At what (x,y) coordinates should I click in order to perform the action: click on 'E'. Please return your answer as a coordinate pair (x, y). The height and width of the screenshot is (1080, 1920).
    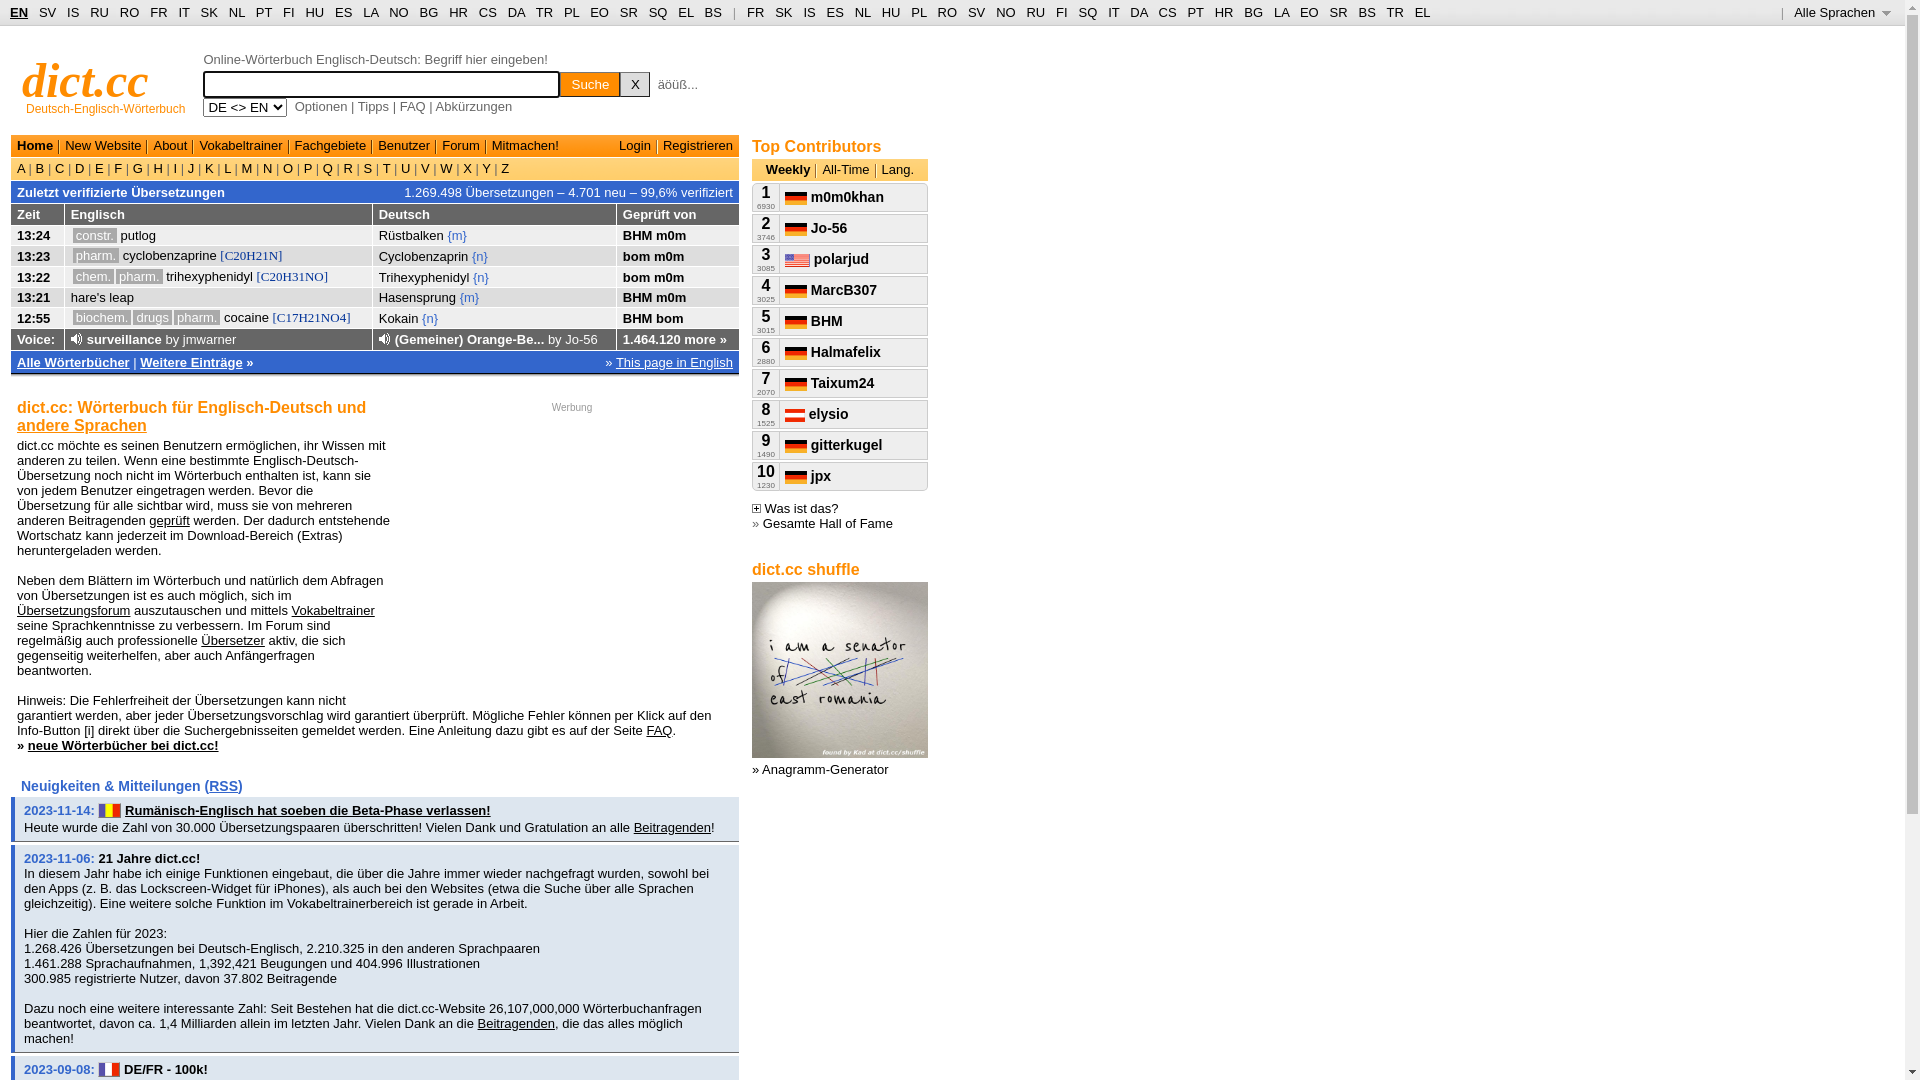
    Looking at the image, I should click on (98, 167).